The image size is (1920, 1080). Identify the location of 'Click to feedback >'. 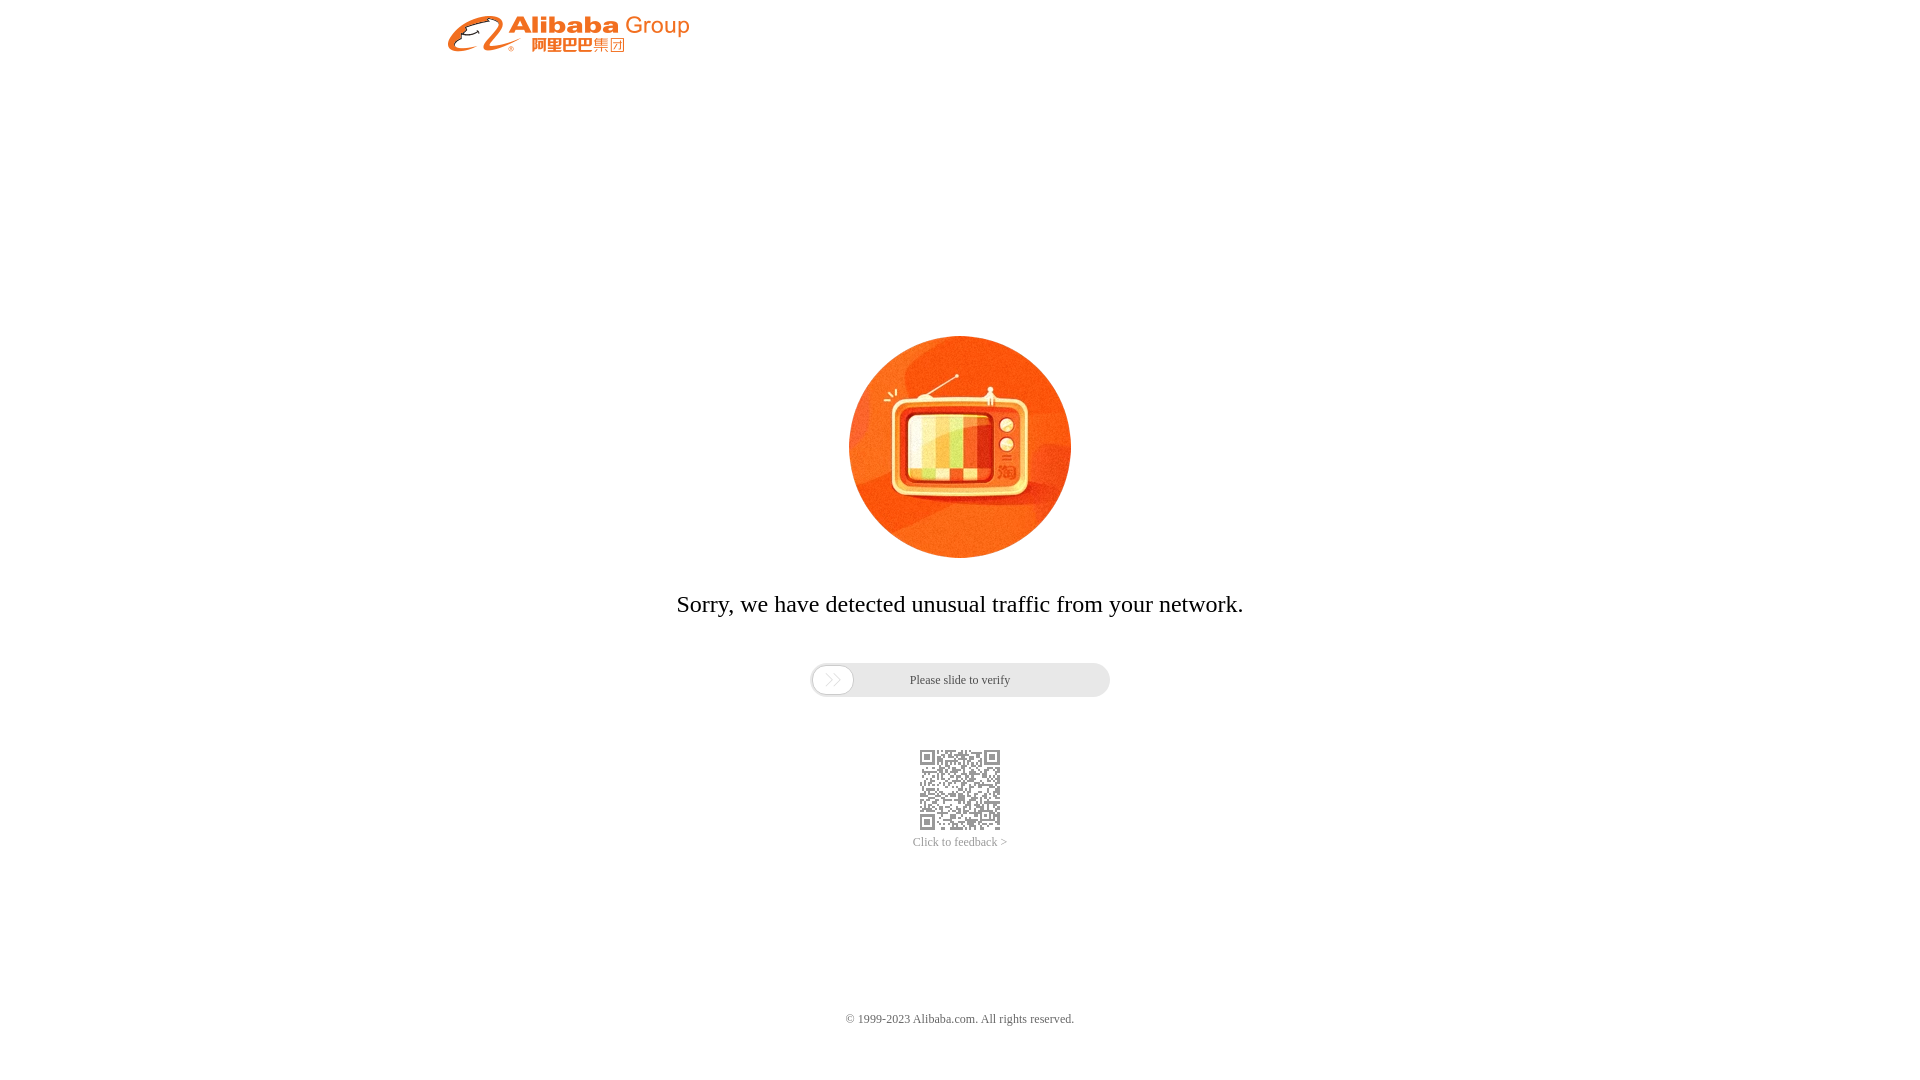
(960, 842).